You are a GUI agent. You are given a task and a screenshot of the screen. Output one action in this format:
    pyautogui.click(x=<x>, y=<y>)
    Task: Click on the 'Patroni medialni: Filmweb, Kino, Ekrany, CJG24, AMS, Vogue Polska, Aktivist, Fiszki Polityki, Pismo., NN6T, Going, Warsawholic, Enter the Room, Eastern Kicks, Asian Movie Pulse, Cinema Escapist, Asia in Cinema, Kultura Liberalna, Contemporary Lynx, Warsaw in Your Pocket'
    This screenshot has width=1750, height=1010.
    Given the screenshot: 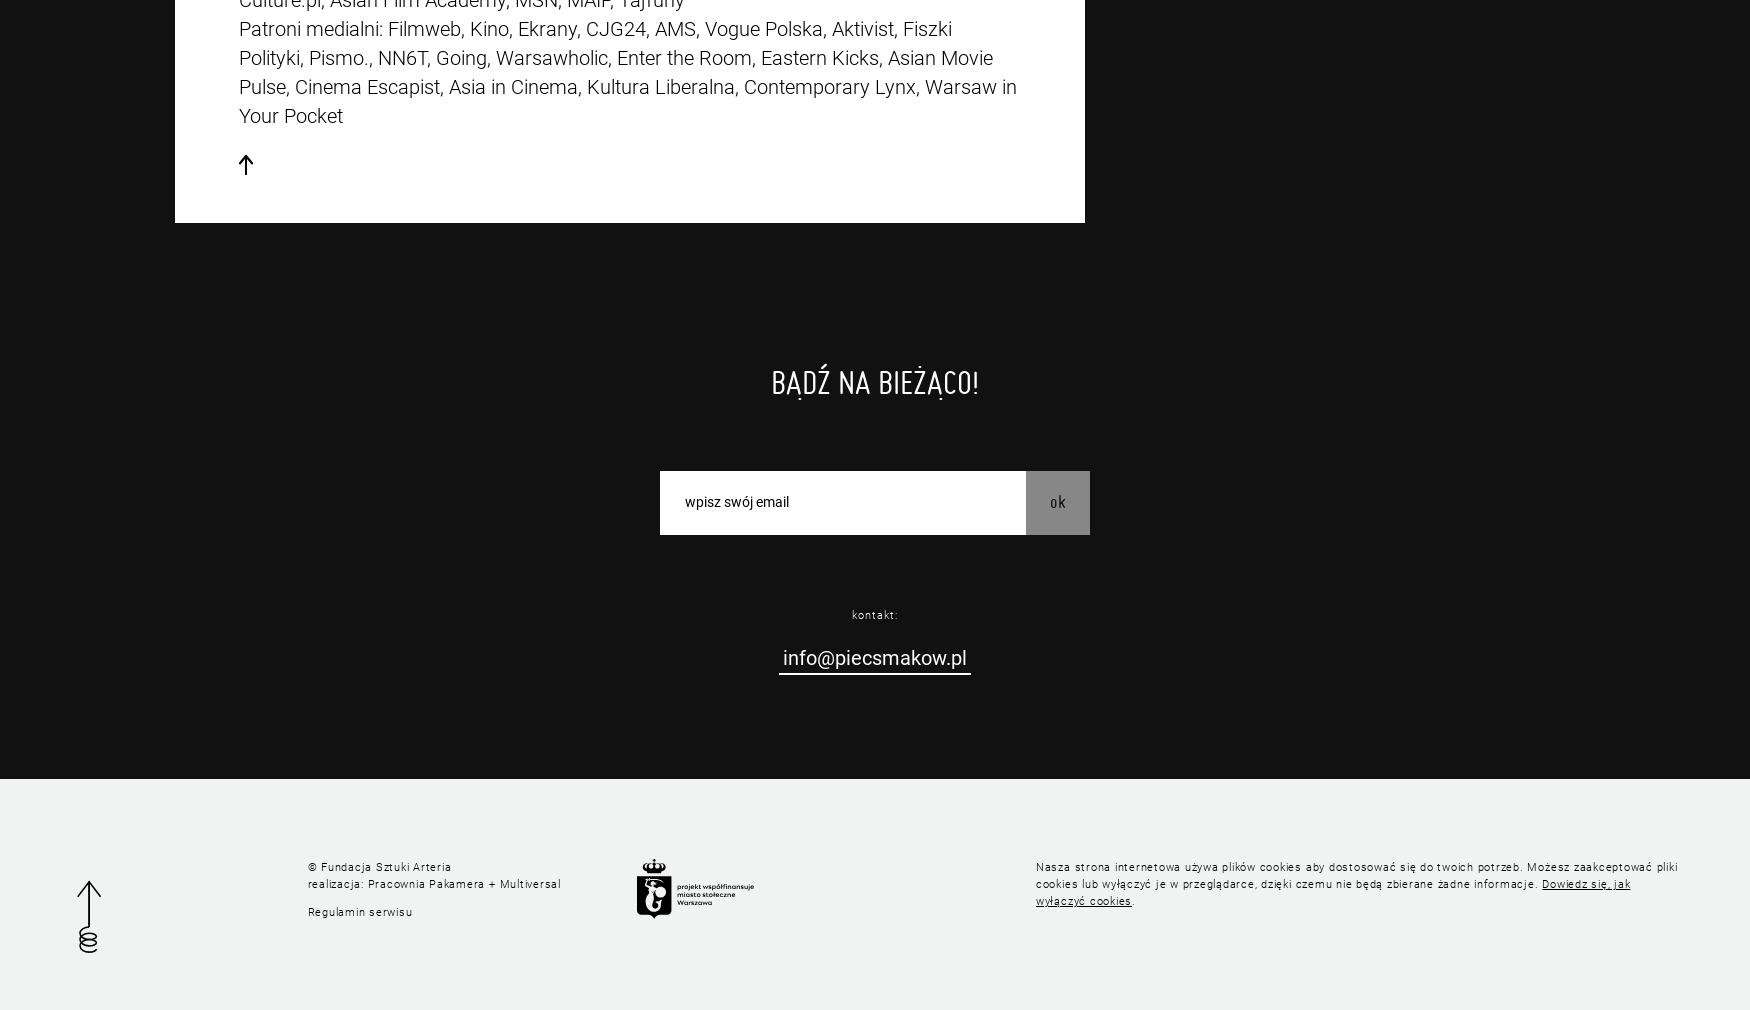 What is the action you would take?
    pyautogui.click(x=626, y=71)
    